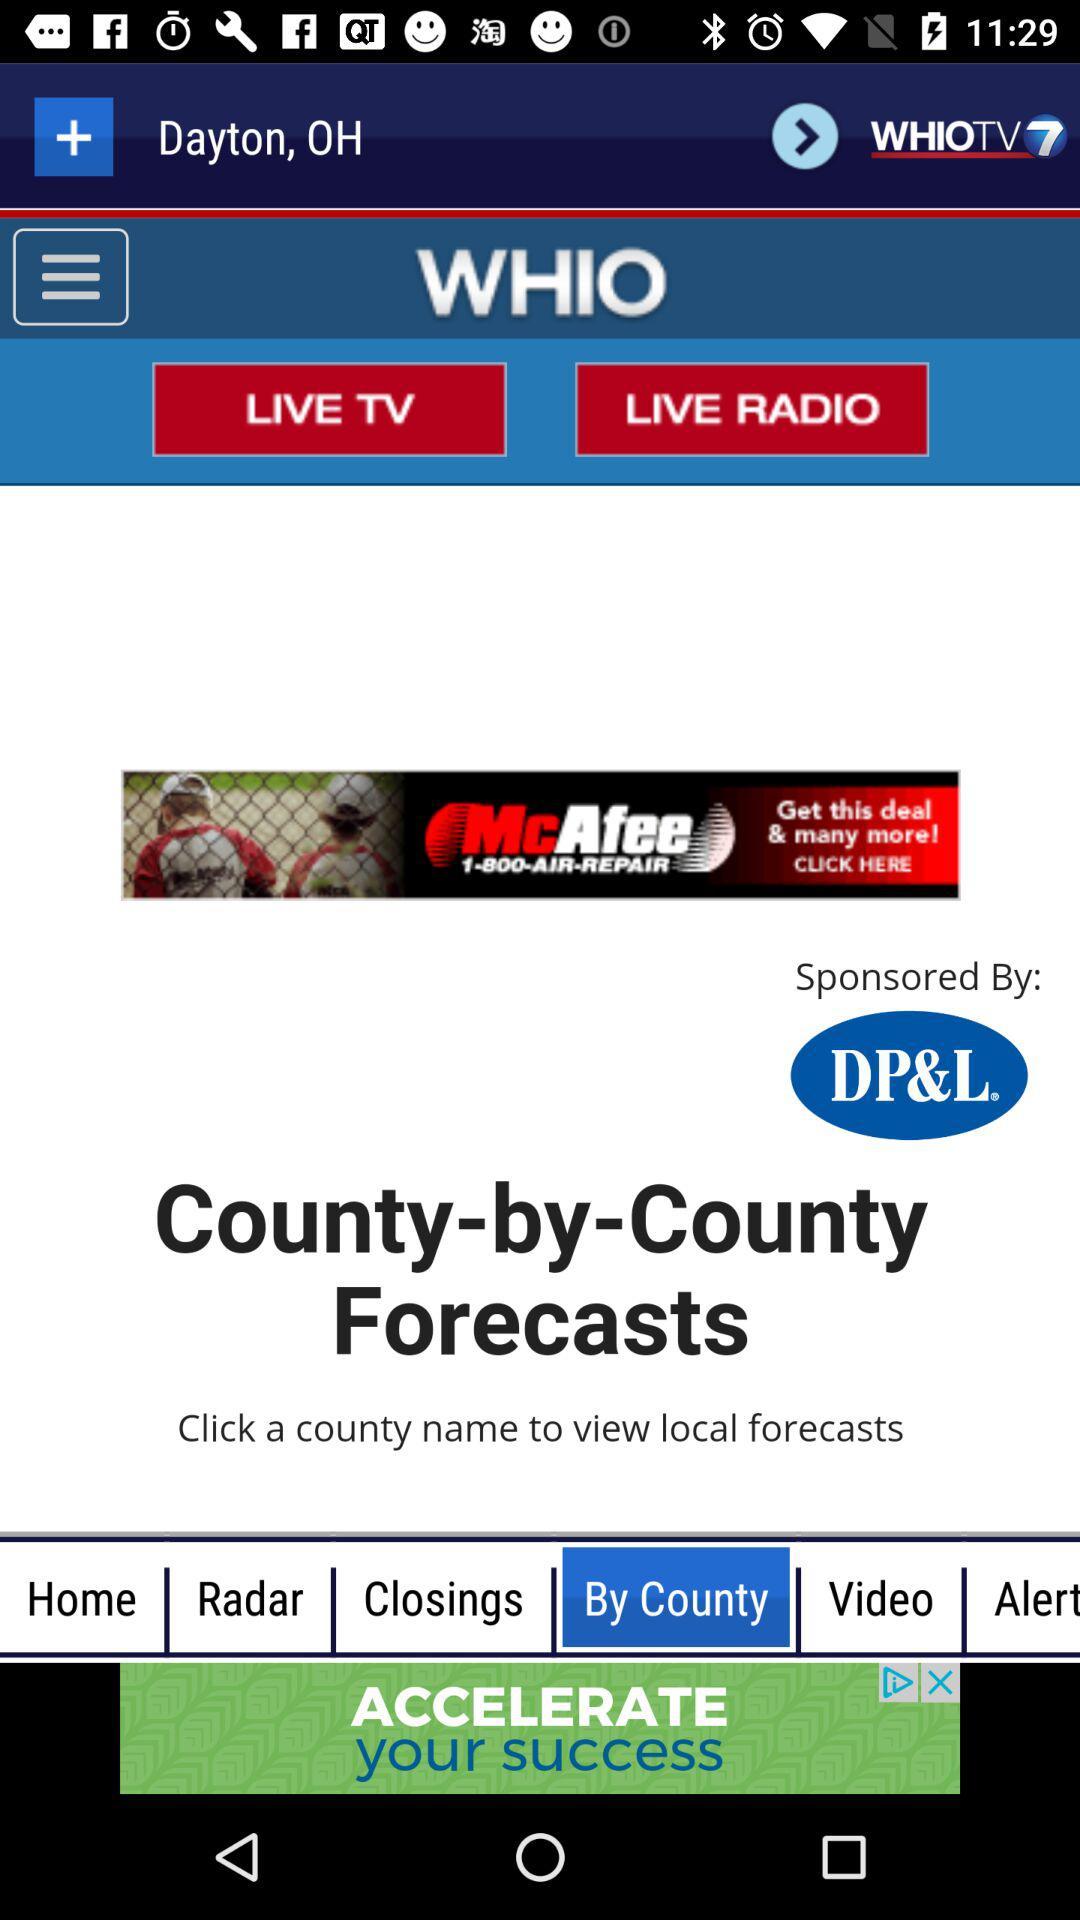  What do you see at coordinates (804, 135) in the screenshot?
I see `the next arrow` at bounding box center [804, 135].